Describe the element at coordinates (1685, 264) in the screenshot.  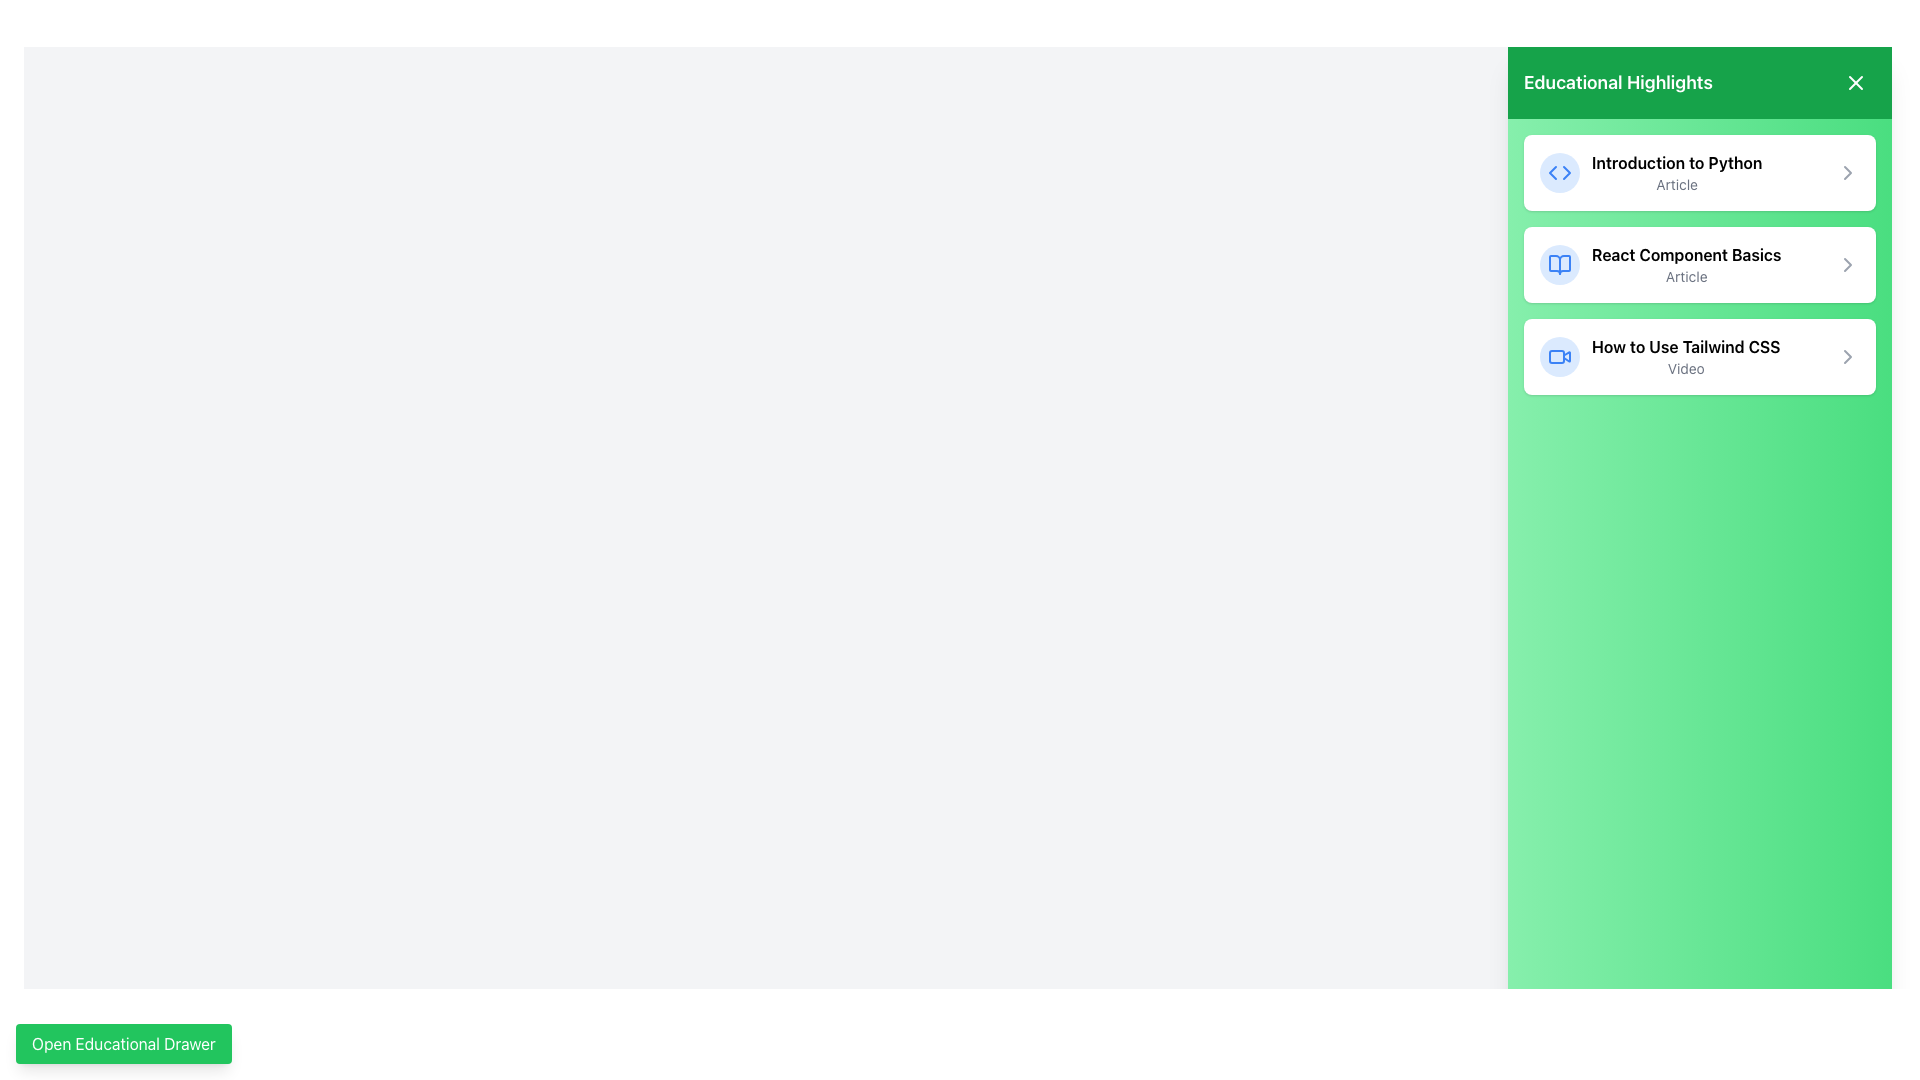
I see `the Text Display Group containing the title 'React Component Basics' and the label 'Article' in the 'Educational Highlights' panel` at that location.